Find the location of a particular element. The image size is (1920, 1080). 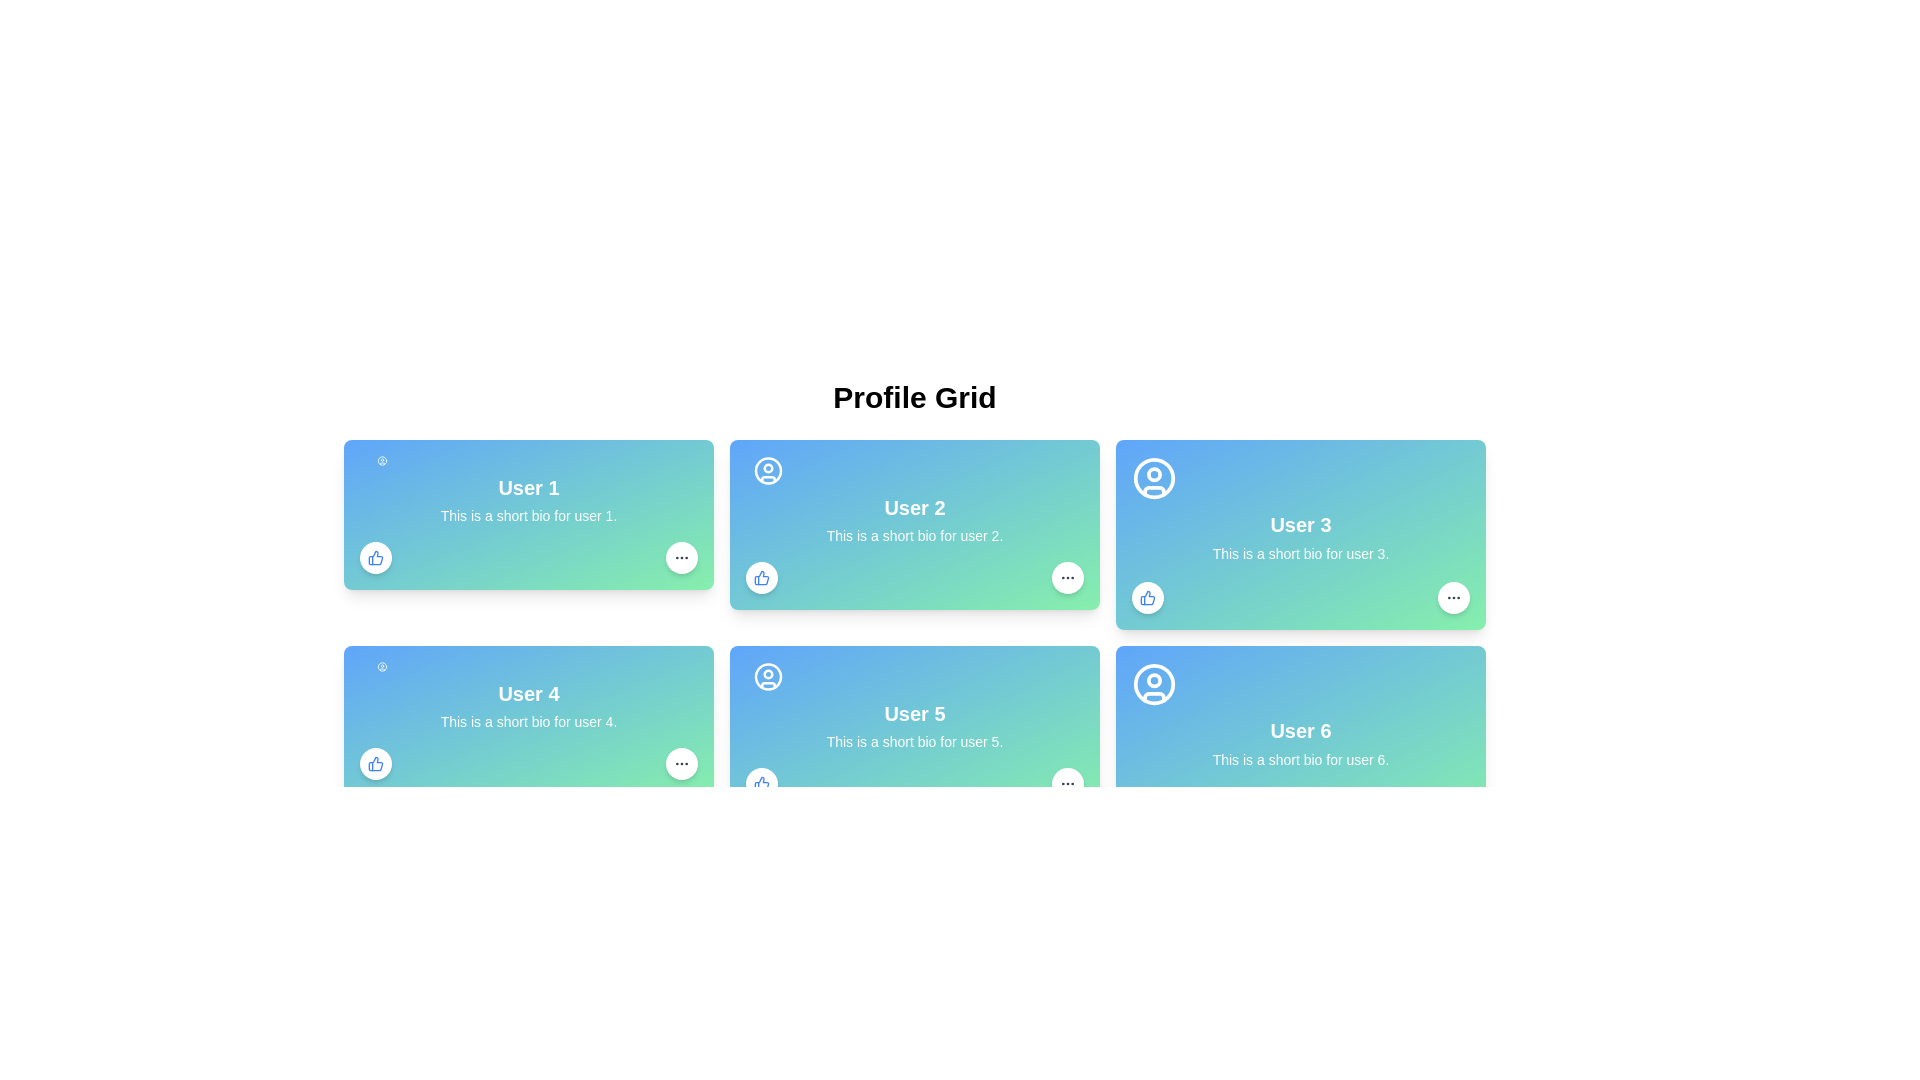

the Text element displaying the username 'User 3', which is located in the top center of the third profile card in the grid layout is located at coordinates (1300, 523).